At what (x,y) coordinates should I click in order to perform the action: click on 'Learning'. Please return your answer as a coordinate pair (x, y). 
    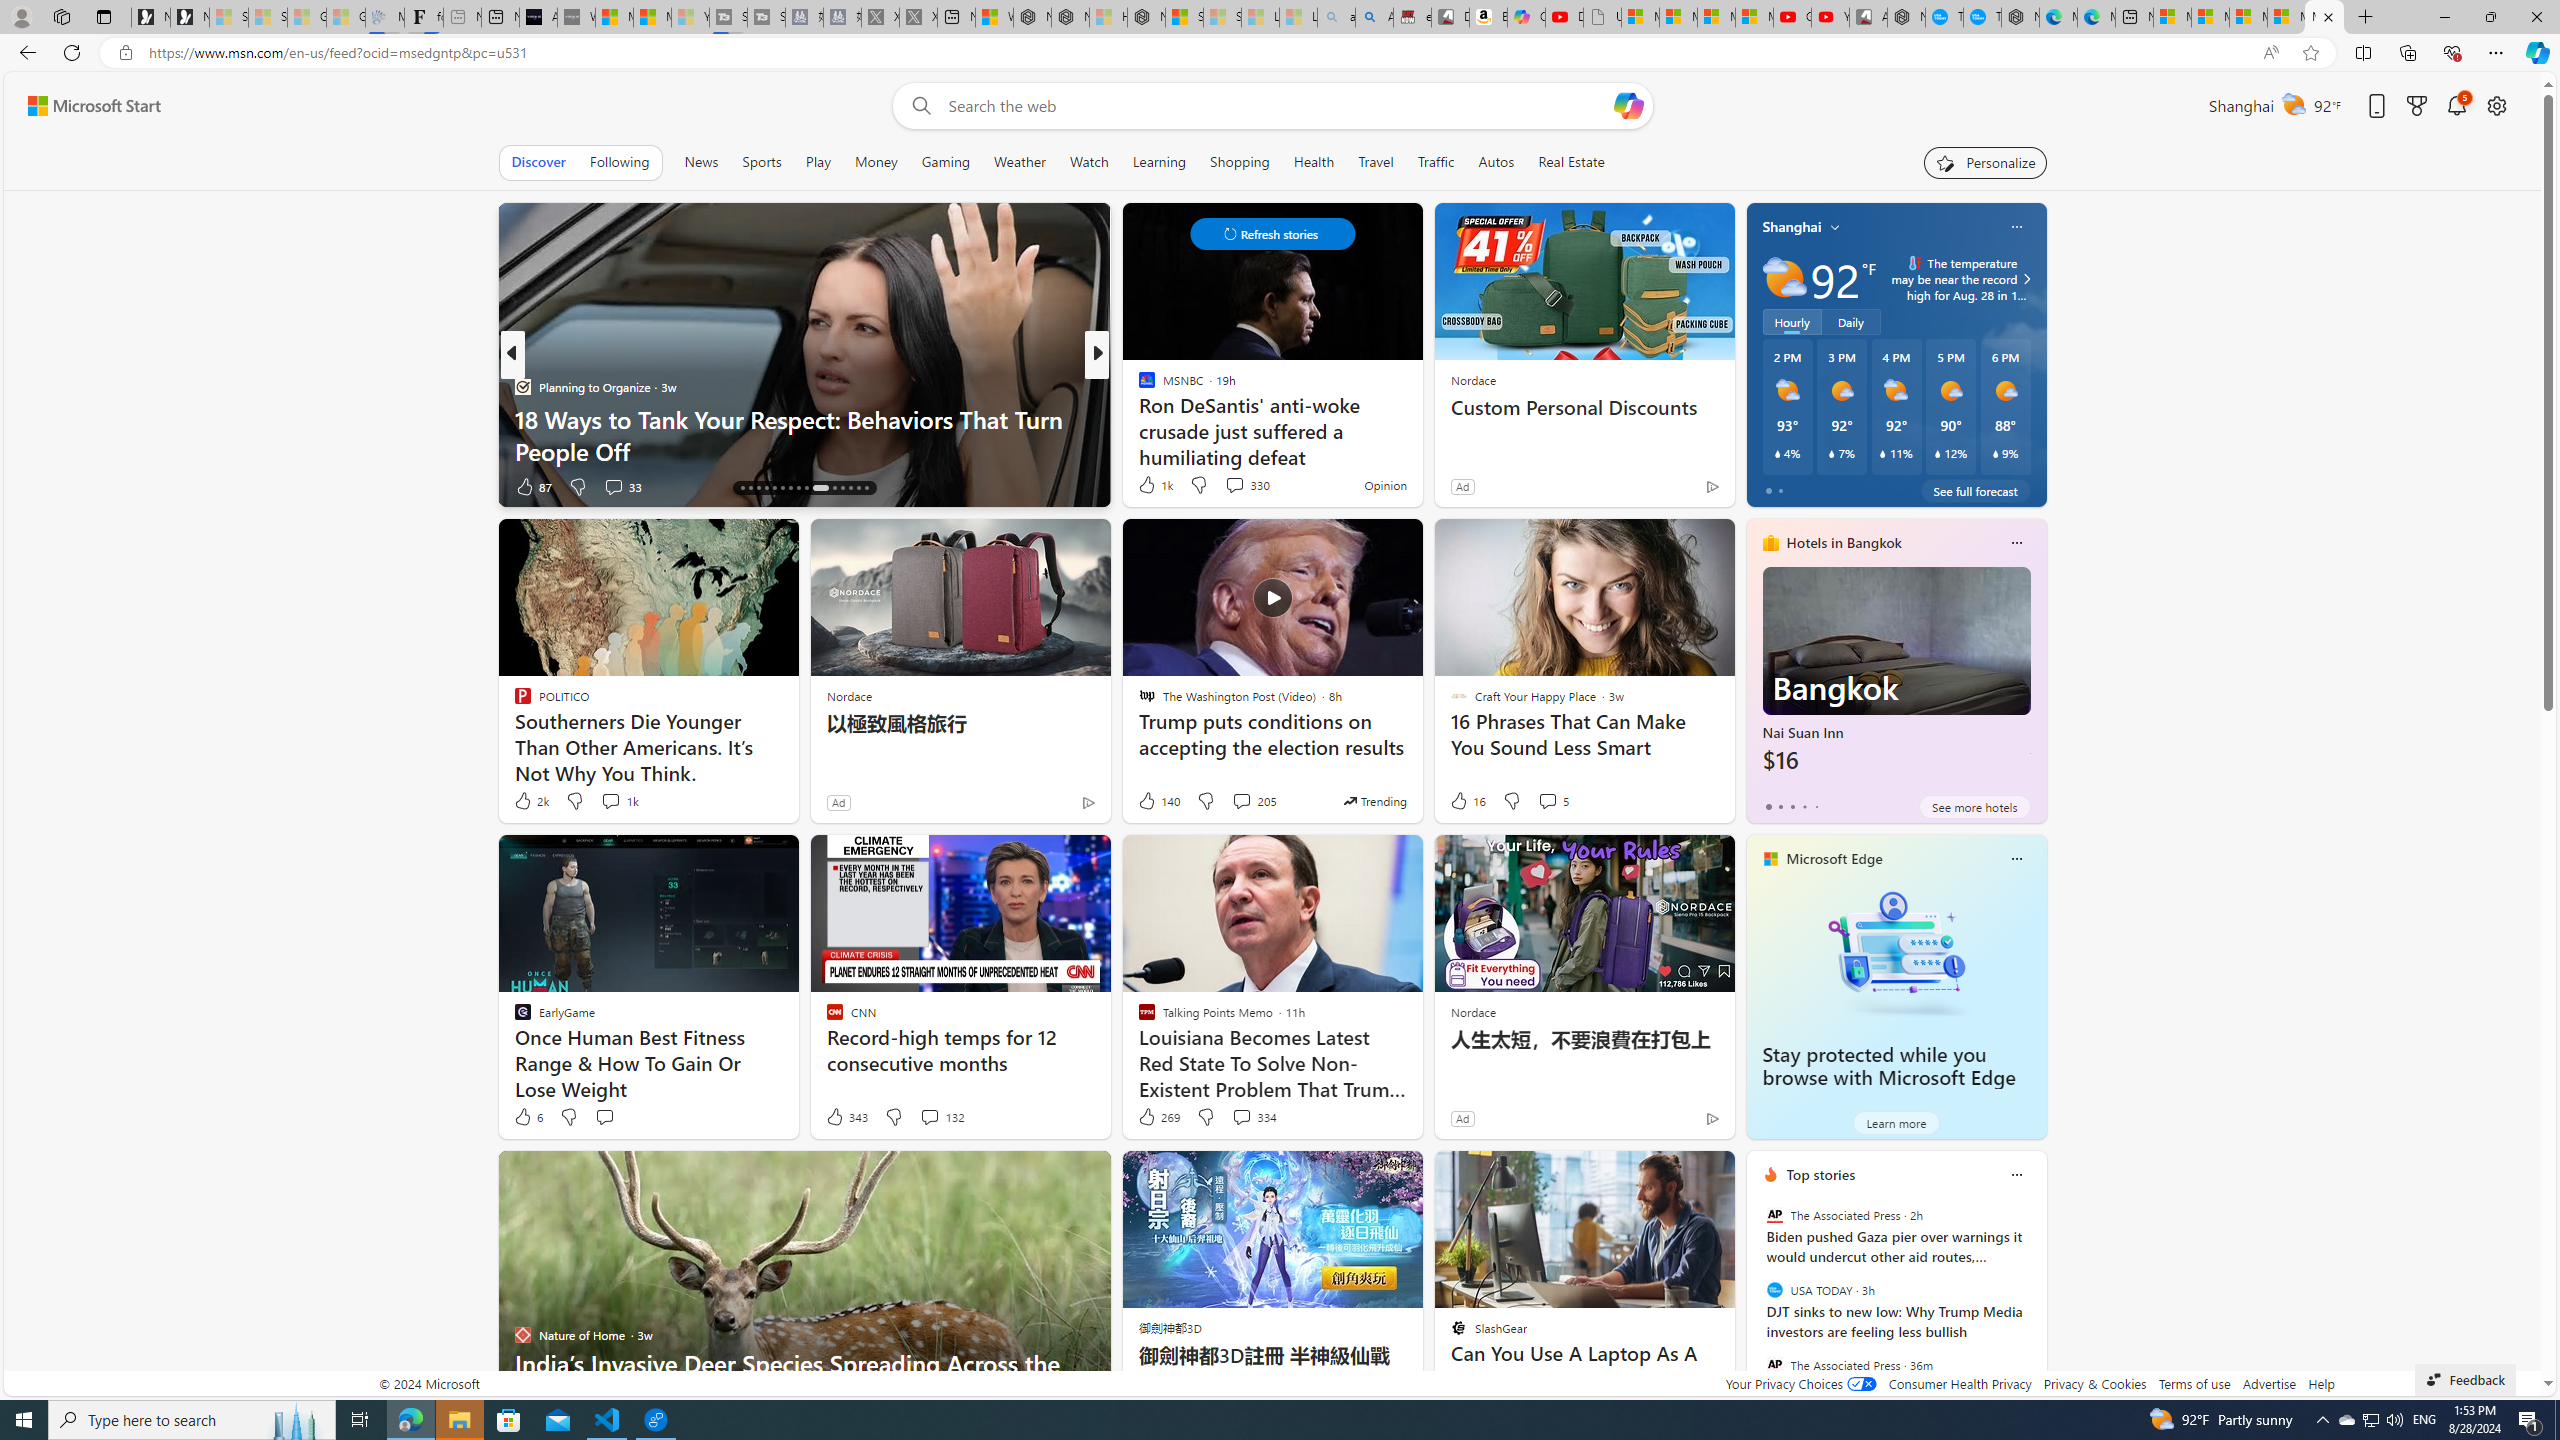
    Looking at the image, I should click on (1158, 161).